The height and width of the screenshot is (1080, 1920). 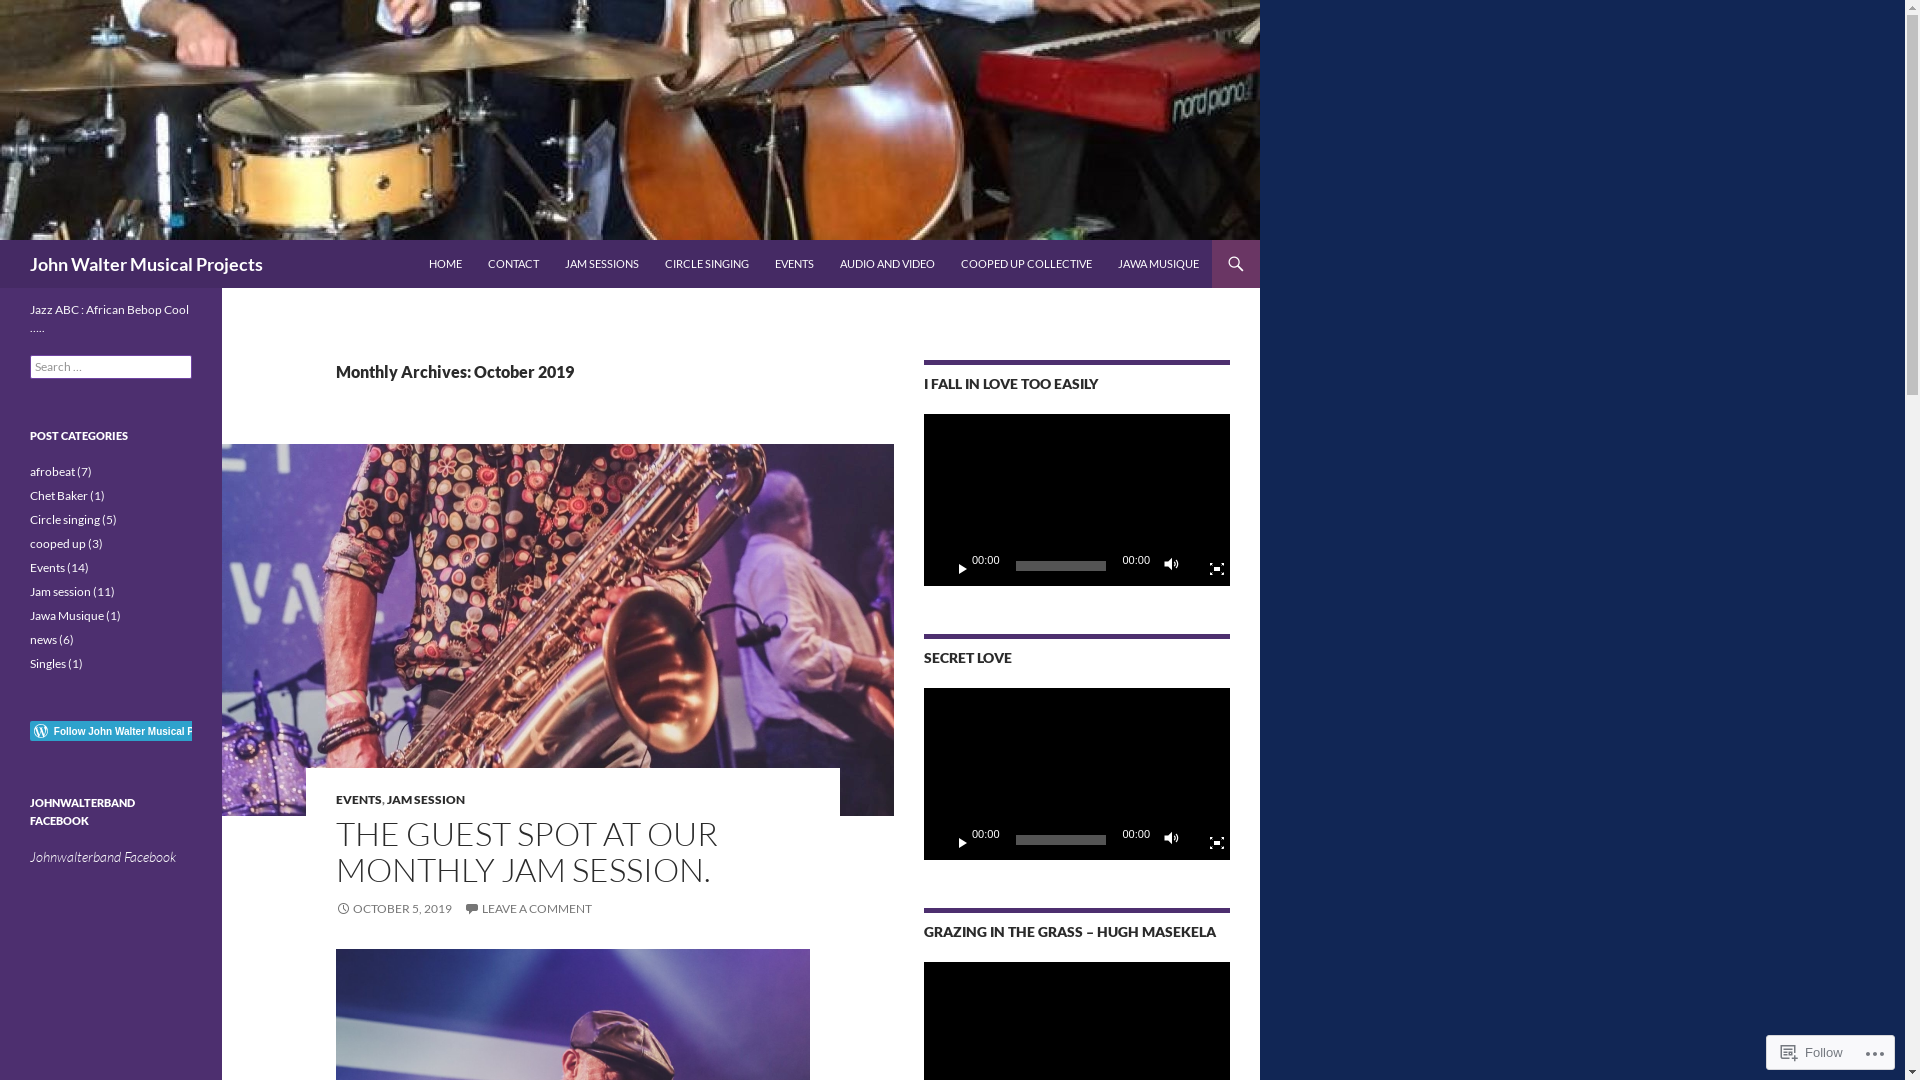 I want to click on 'Fullscreen', so click(x=1208, y=566).